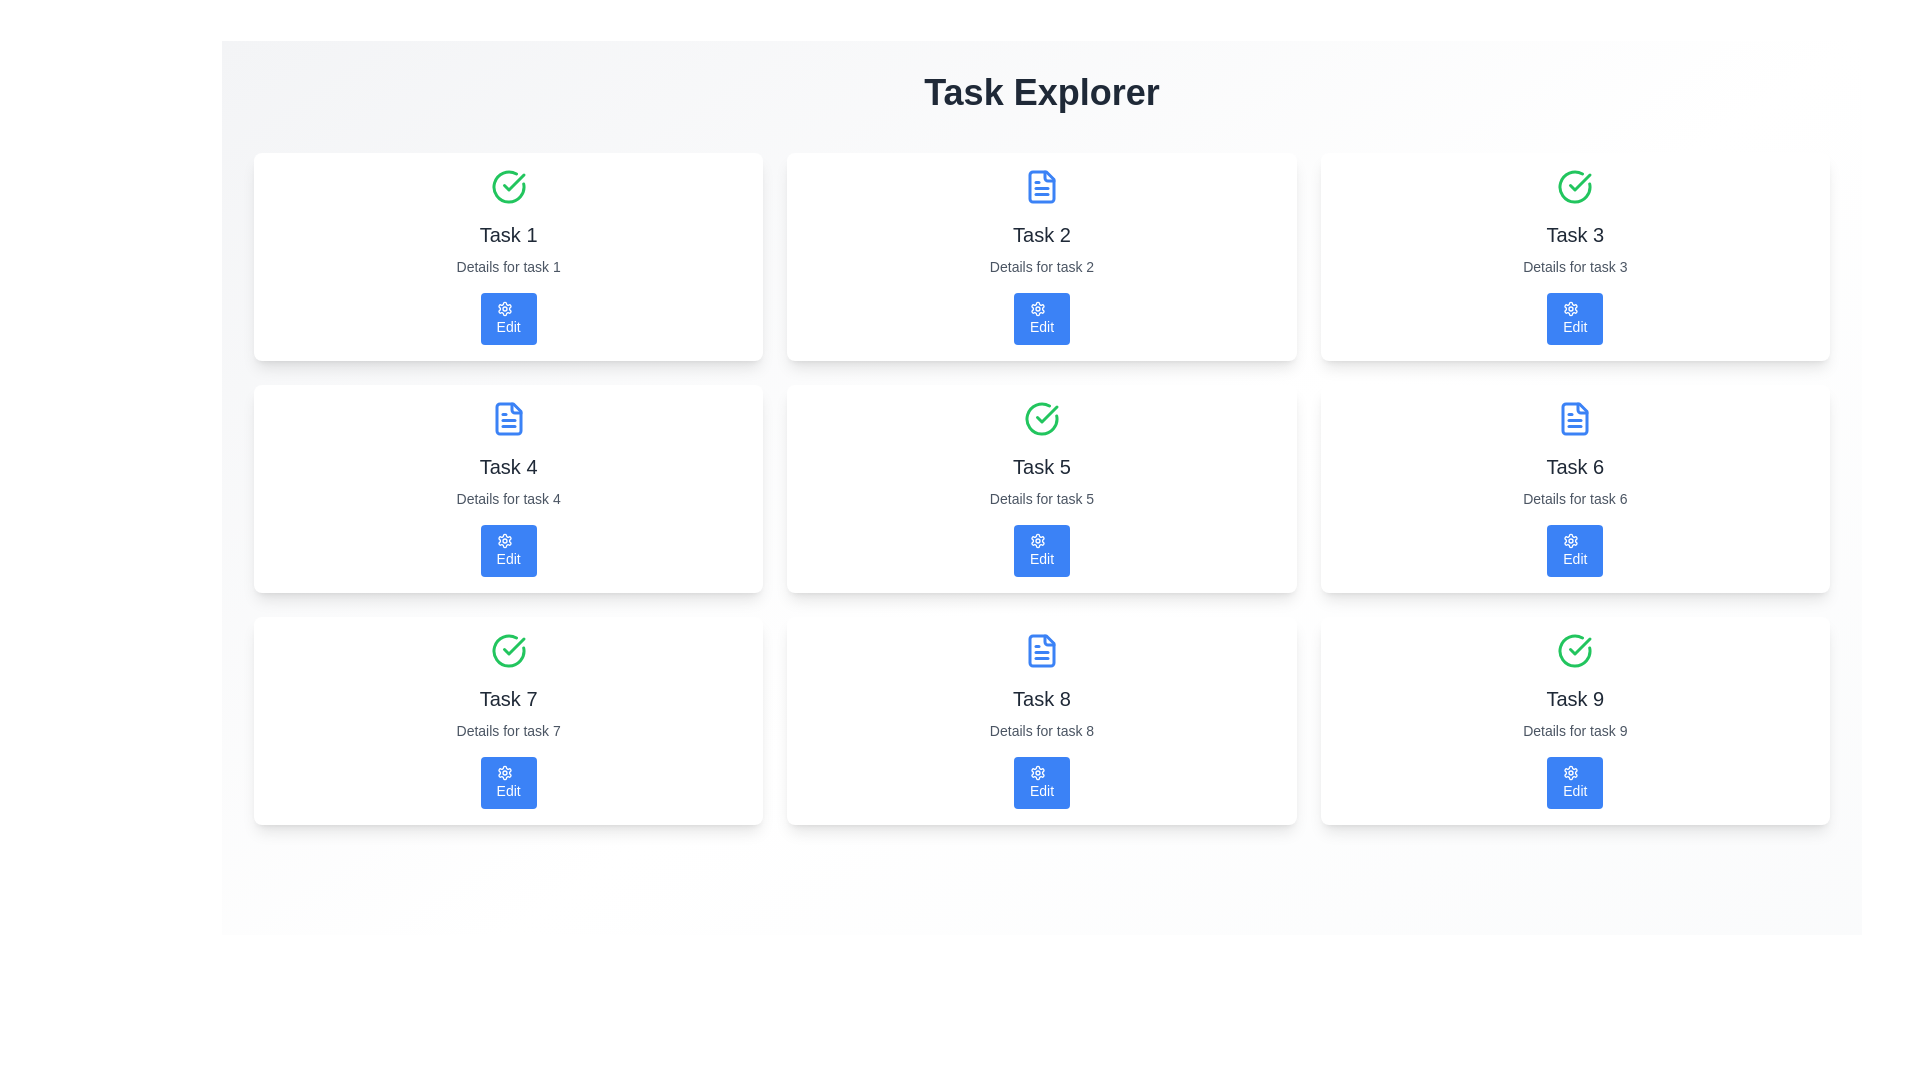  What do you see at coordinates (1574, 551) in the screenshot?
I see `the blue 'Edit' button with a gear-shaped icon located at the bottom middle section of the 'Task 6' card` at bounding box center [1574, 551].